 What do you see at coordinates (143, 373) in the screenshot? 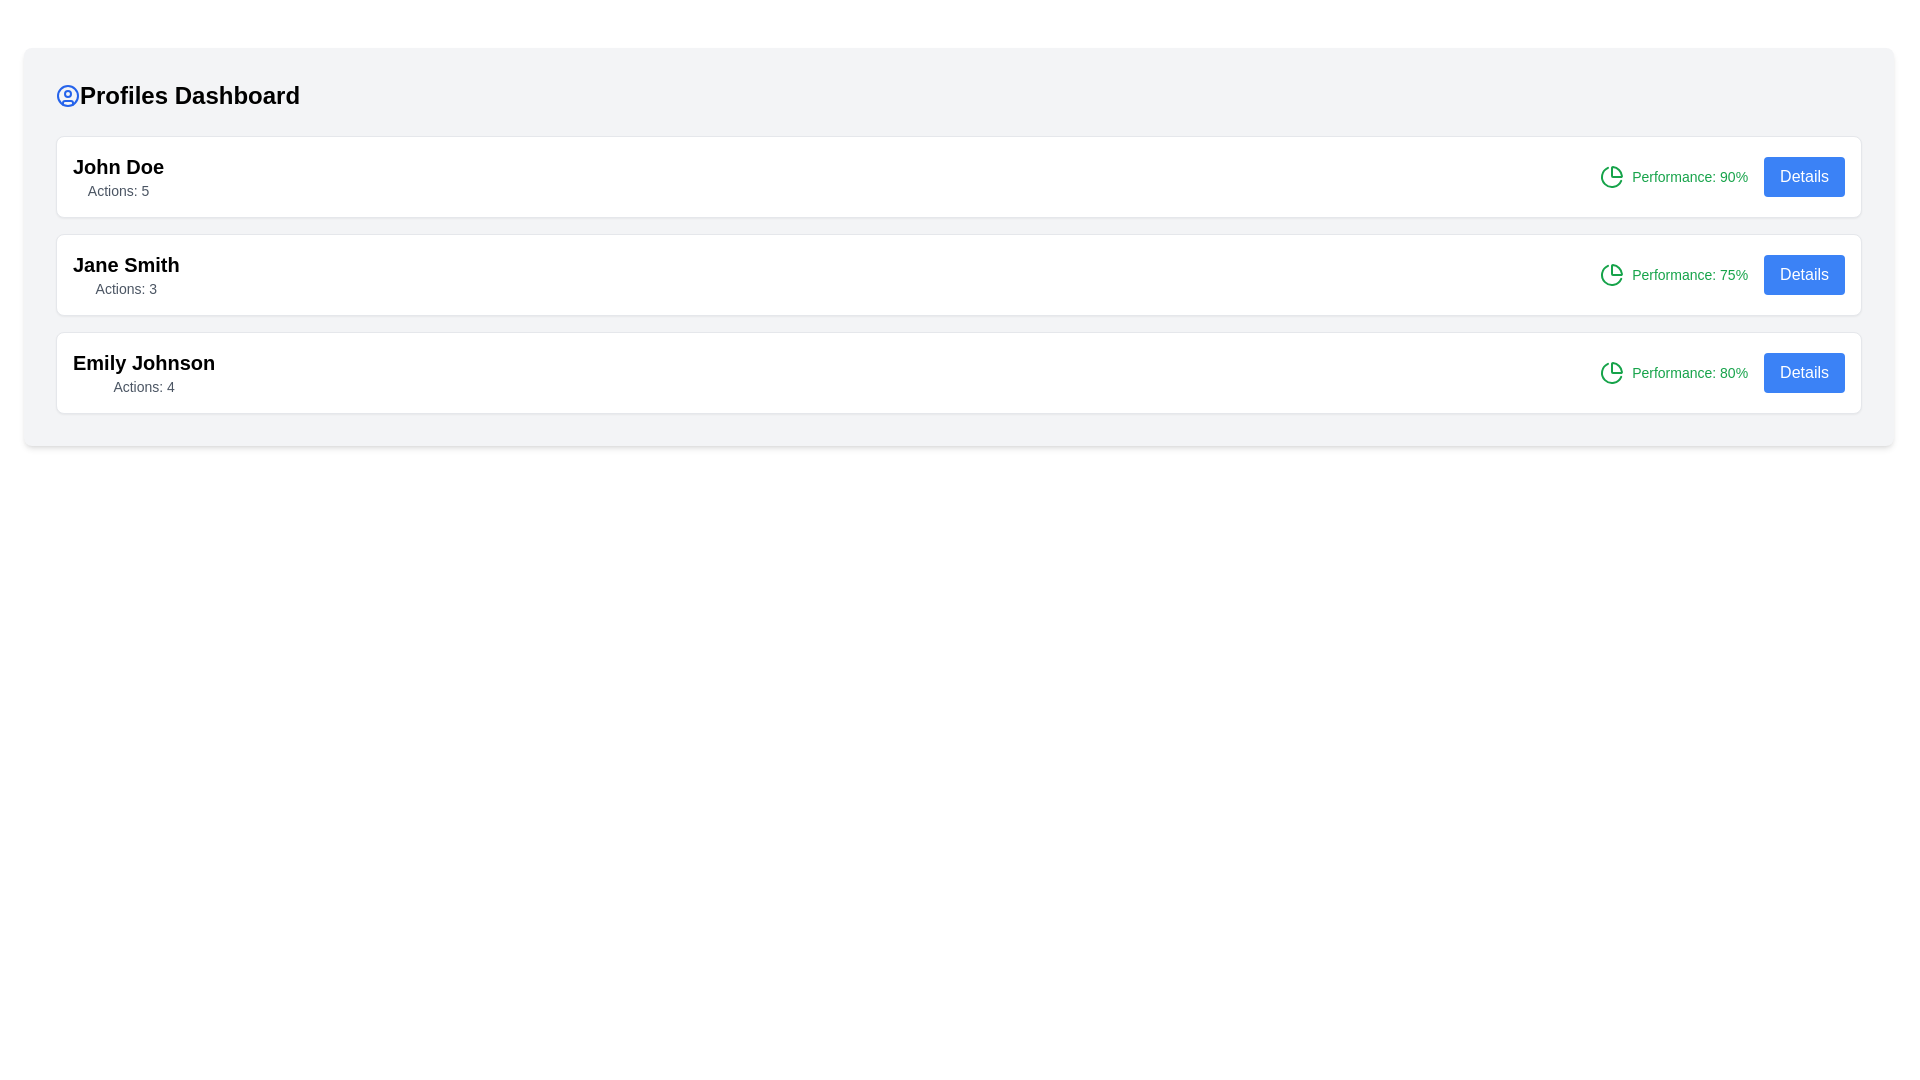
I see `the Text Display element that shows user information located in the third section of a vertical list of user profiles` at bounding box center [143, 373].